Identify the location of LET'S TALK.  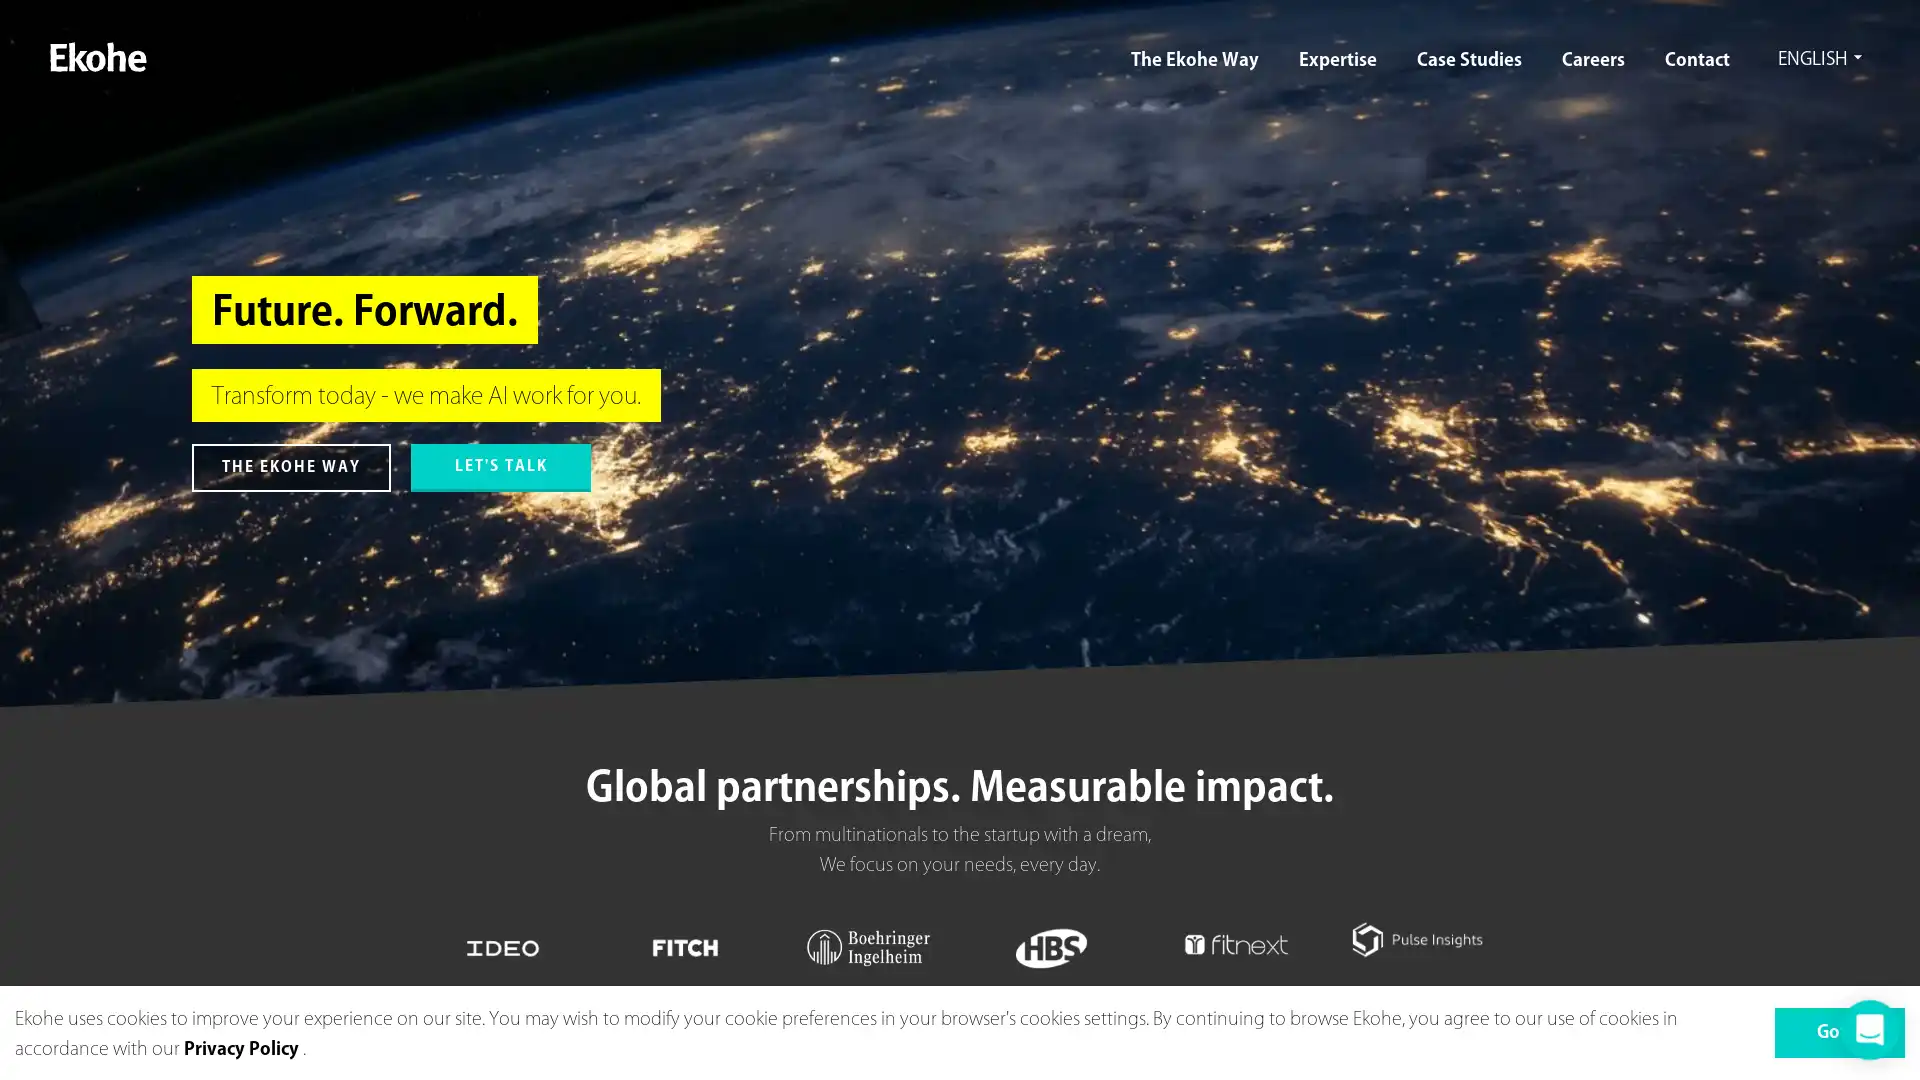
(500, 467).